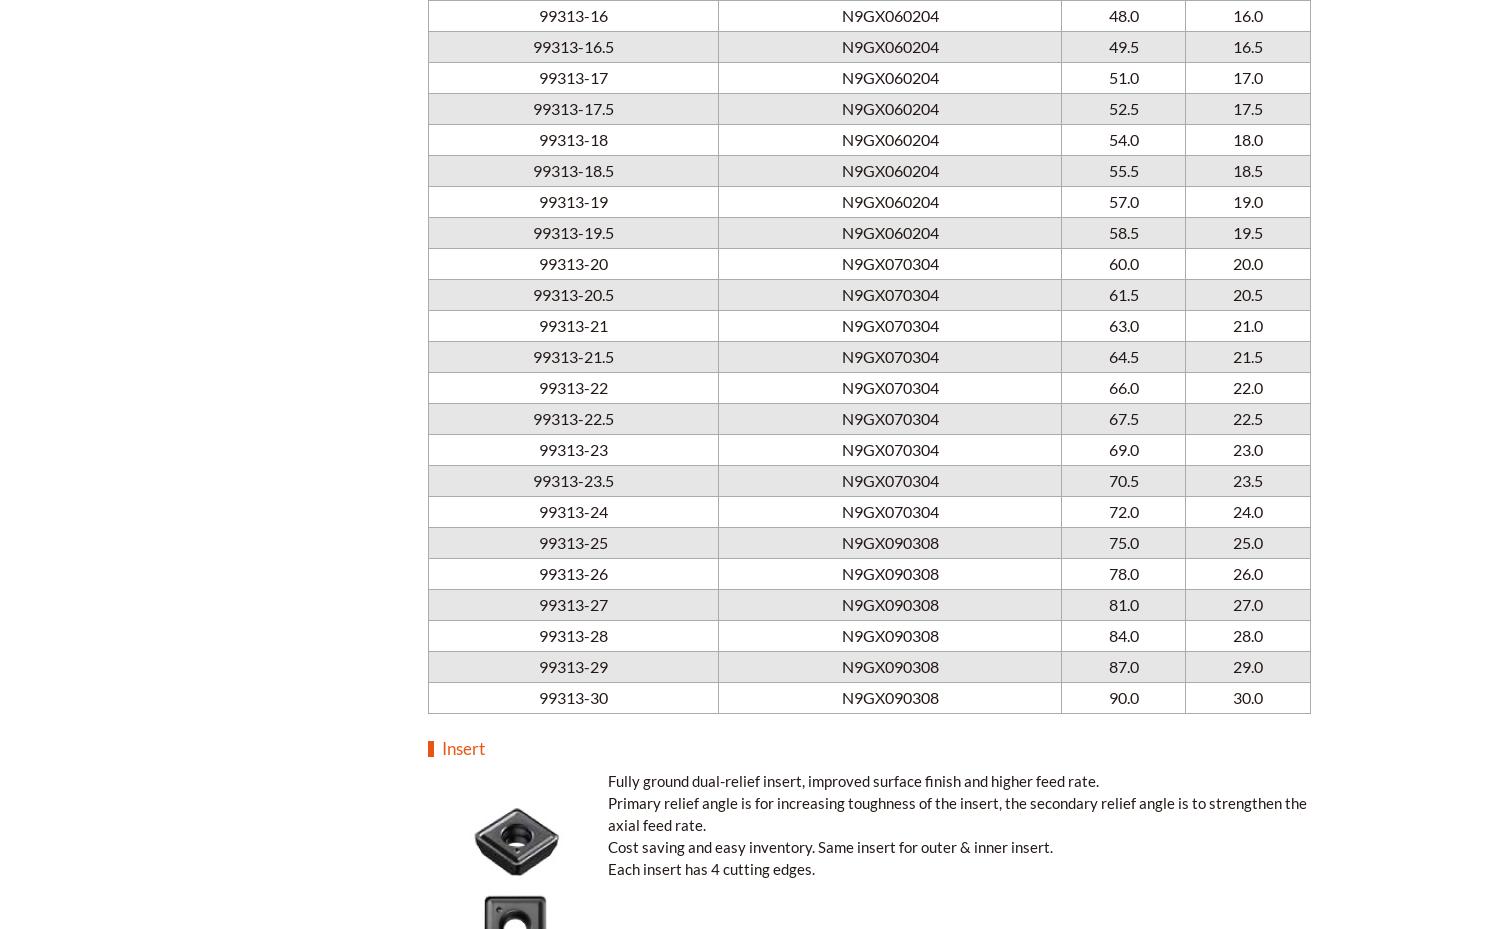  What do you see at coordinates (1247, 107) in the screenshot?
I see `'17.5'` at bounding box center [1247, 107].